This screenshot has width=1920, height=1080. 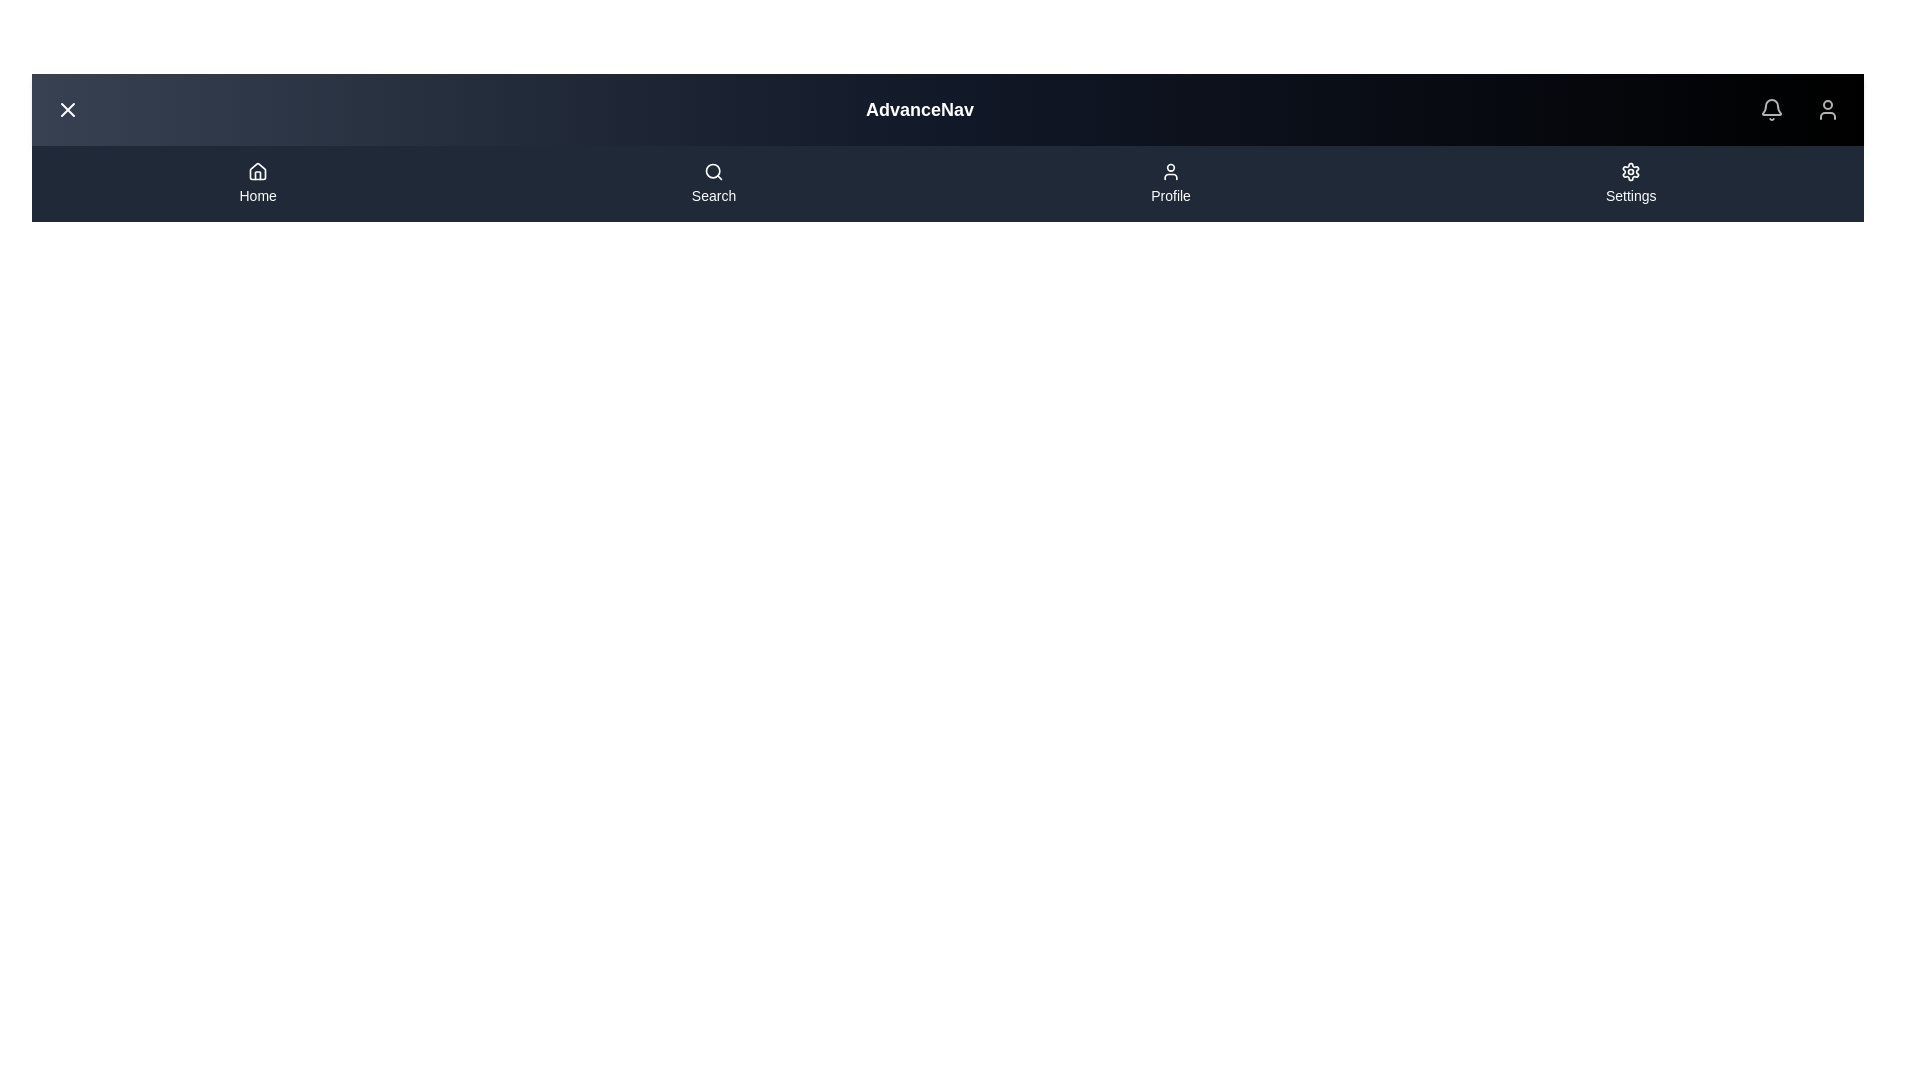 I want to click on the user profile icon, so click(x=1828, y=110).